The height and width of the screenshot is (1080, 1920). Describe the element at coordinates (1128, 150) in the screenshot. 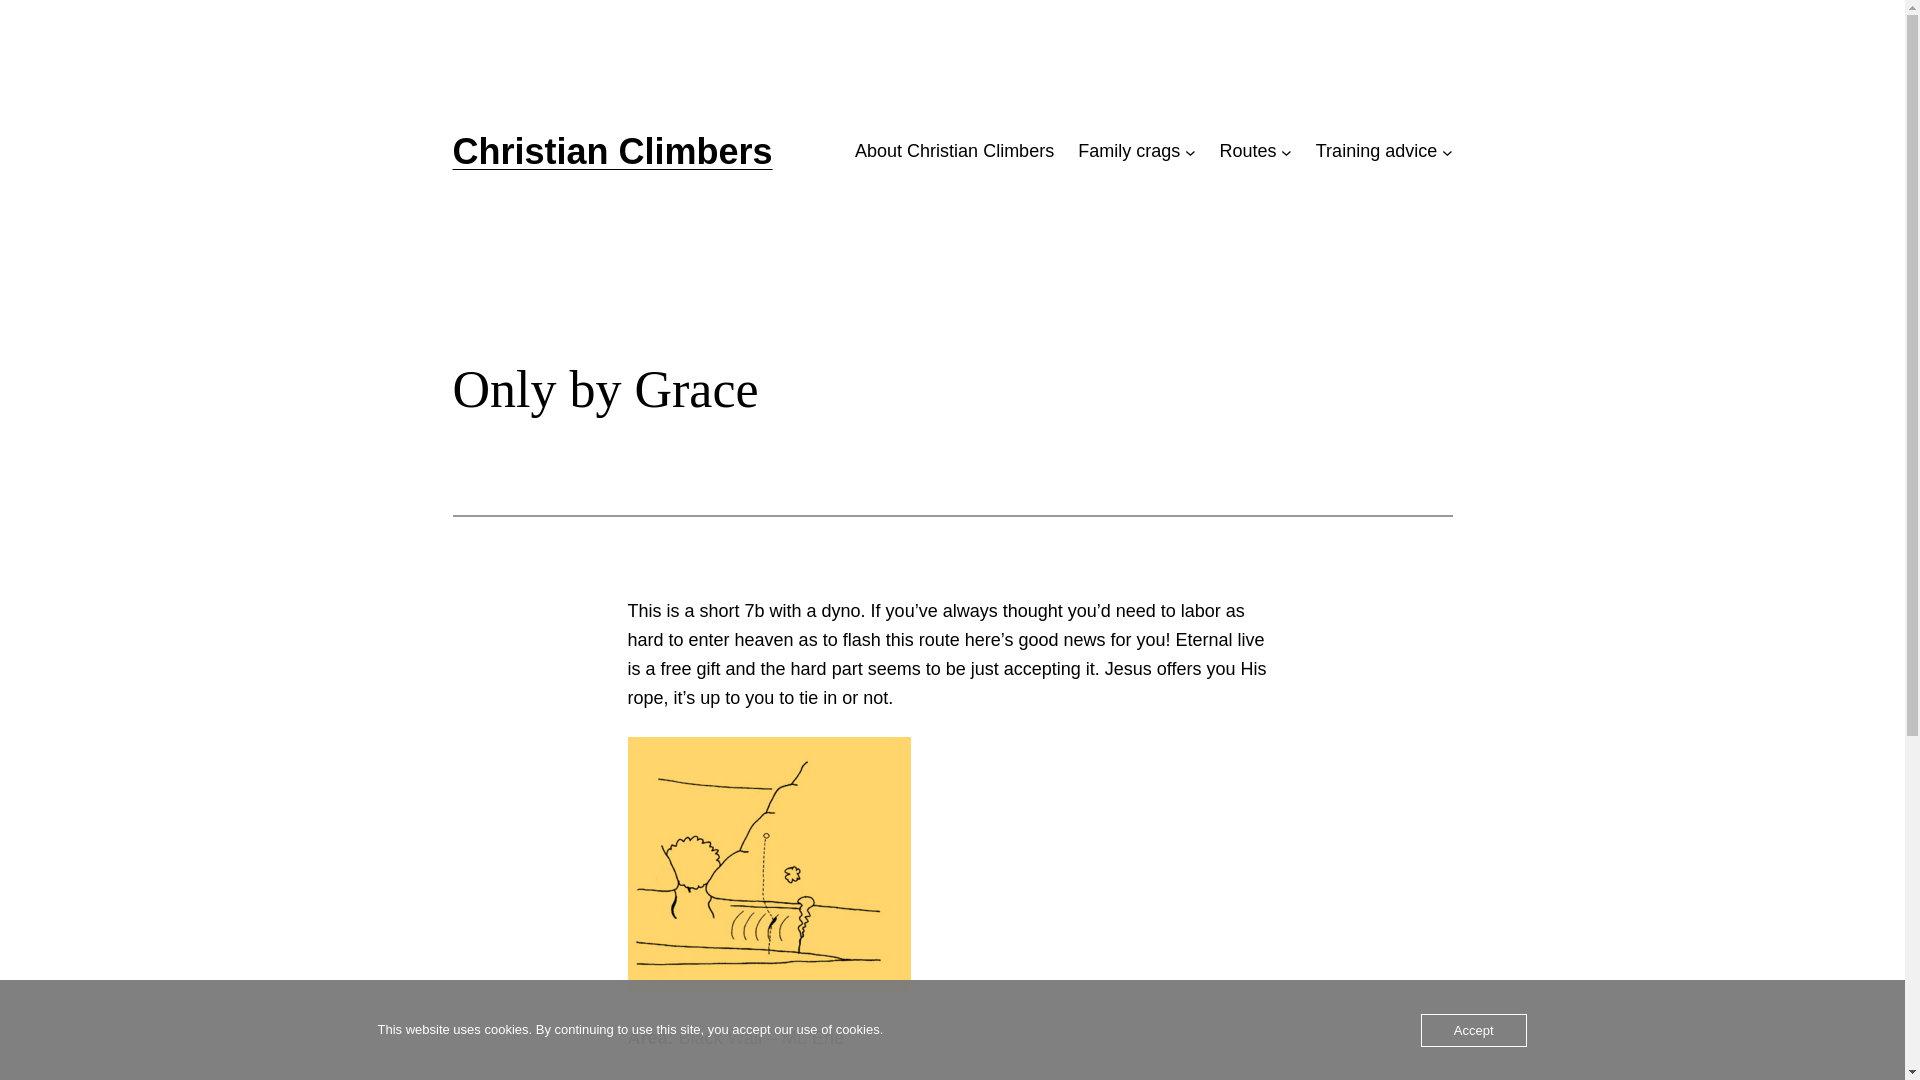

I see `'Family crags'` at that location.